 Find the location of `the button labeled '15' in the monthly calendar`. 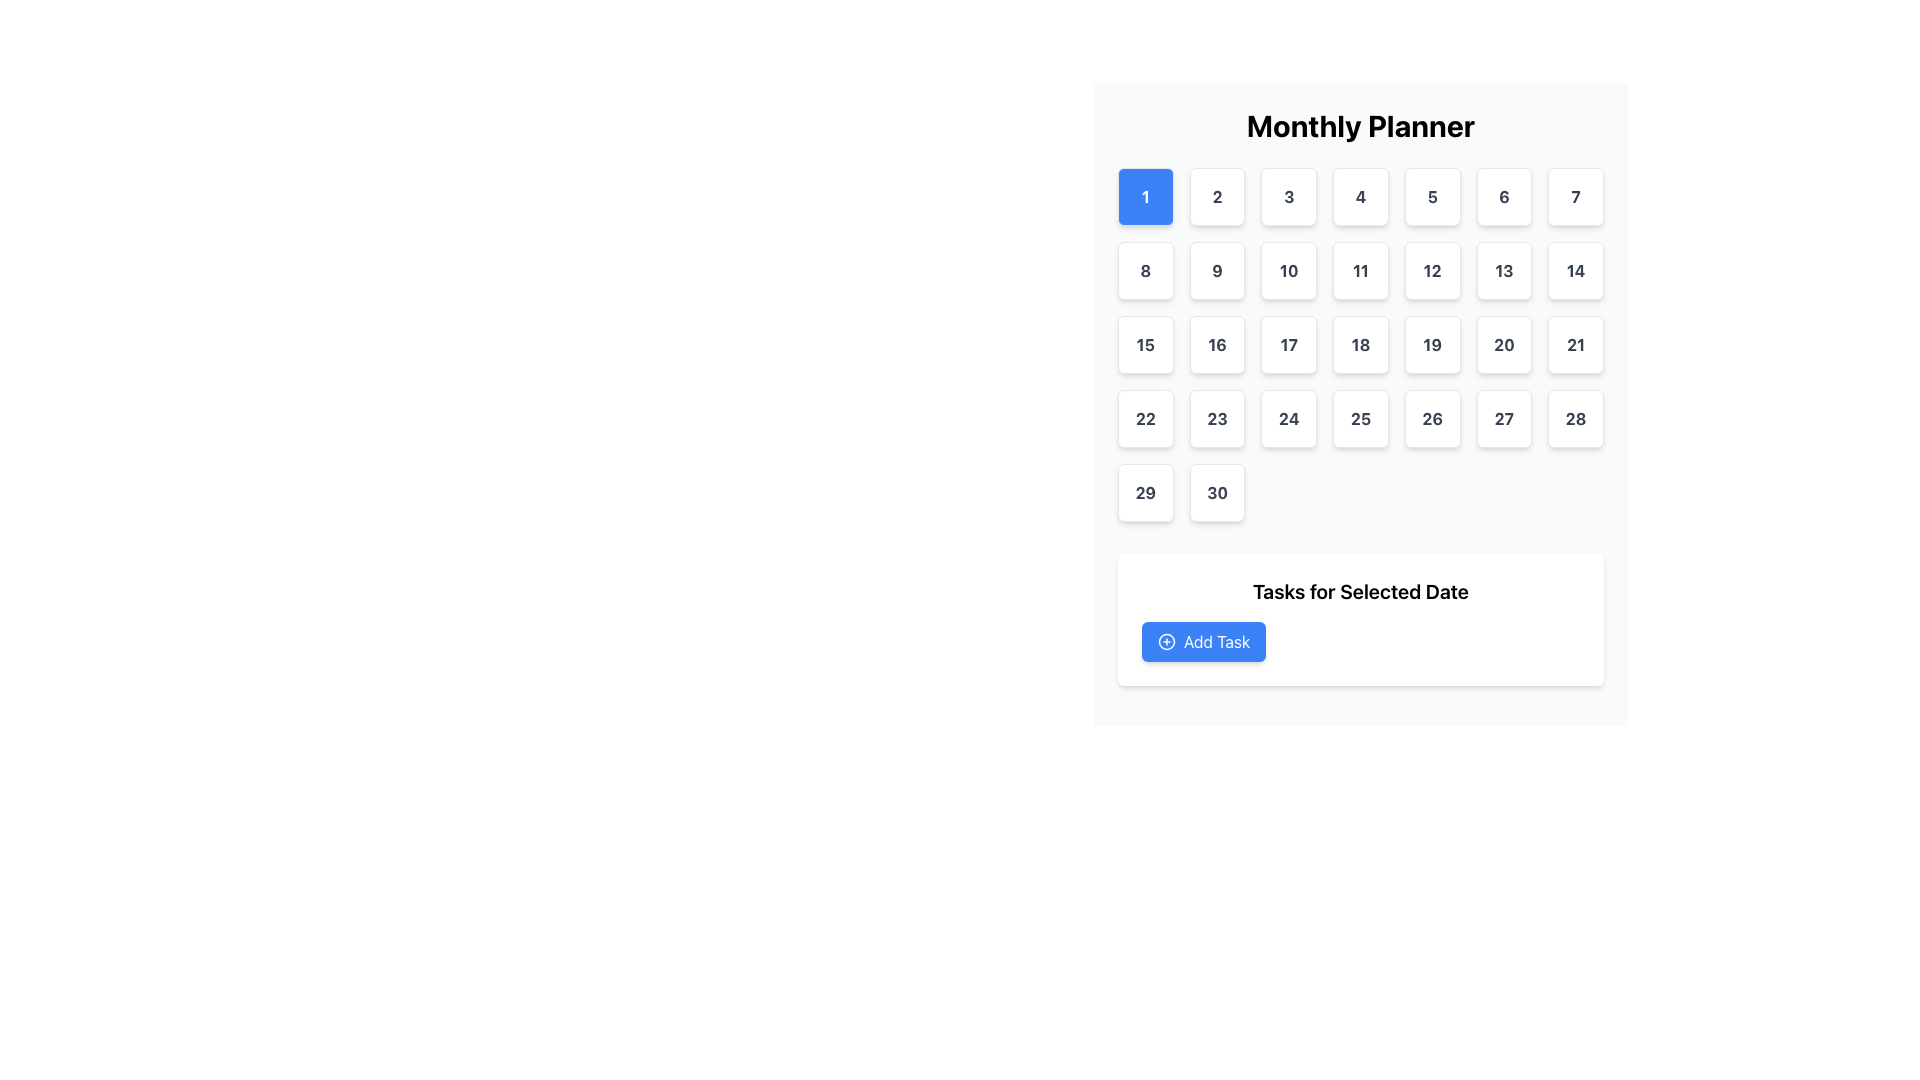

the button labeled '15' in the monthly calendar is located at coordinates (1145, 343).